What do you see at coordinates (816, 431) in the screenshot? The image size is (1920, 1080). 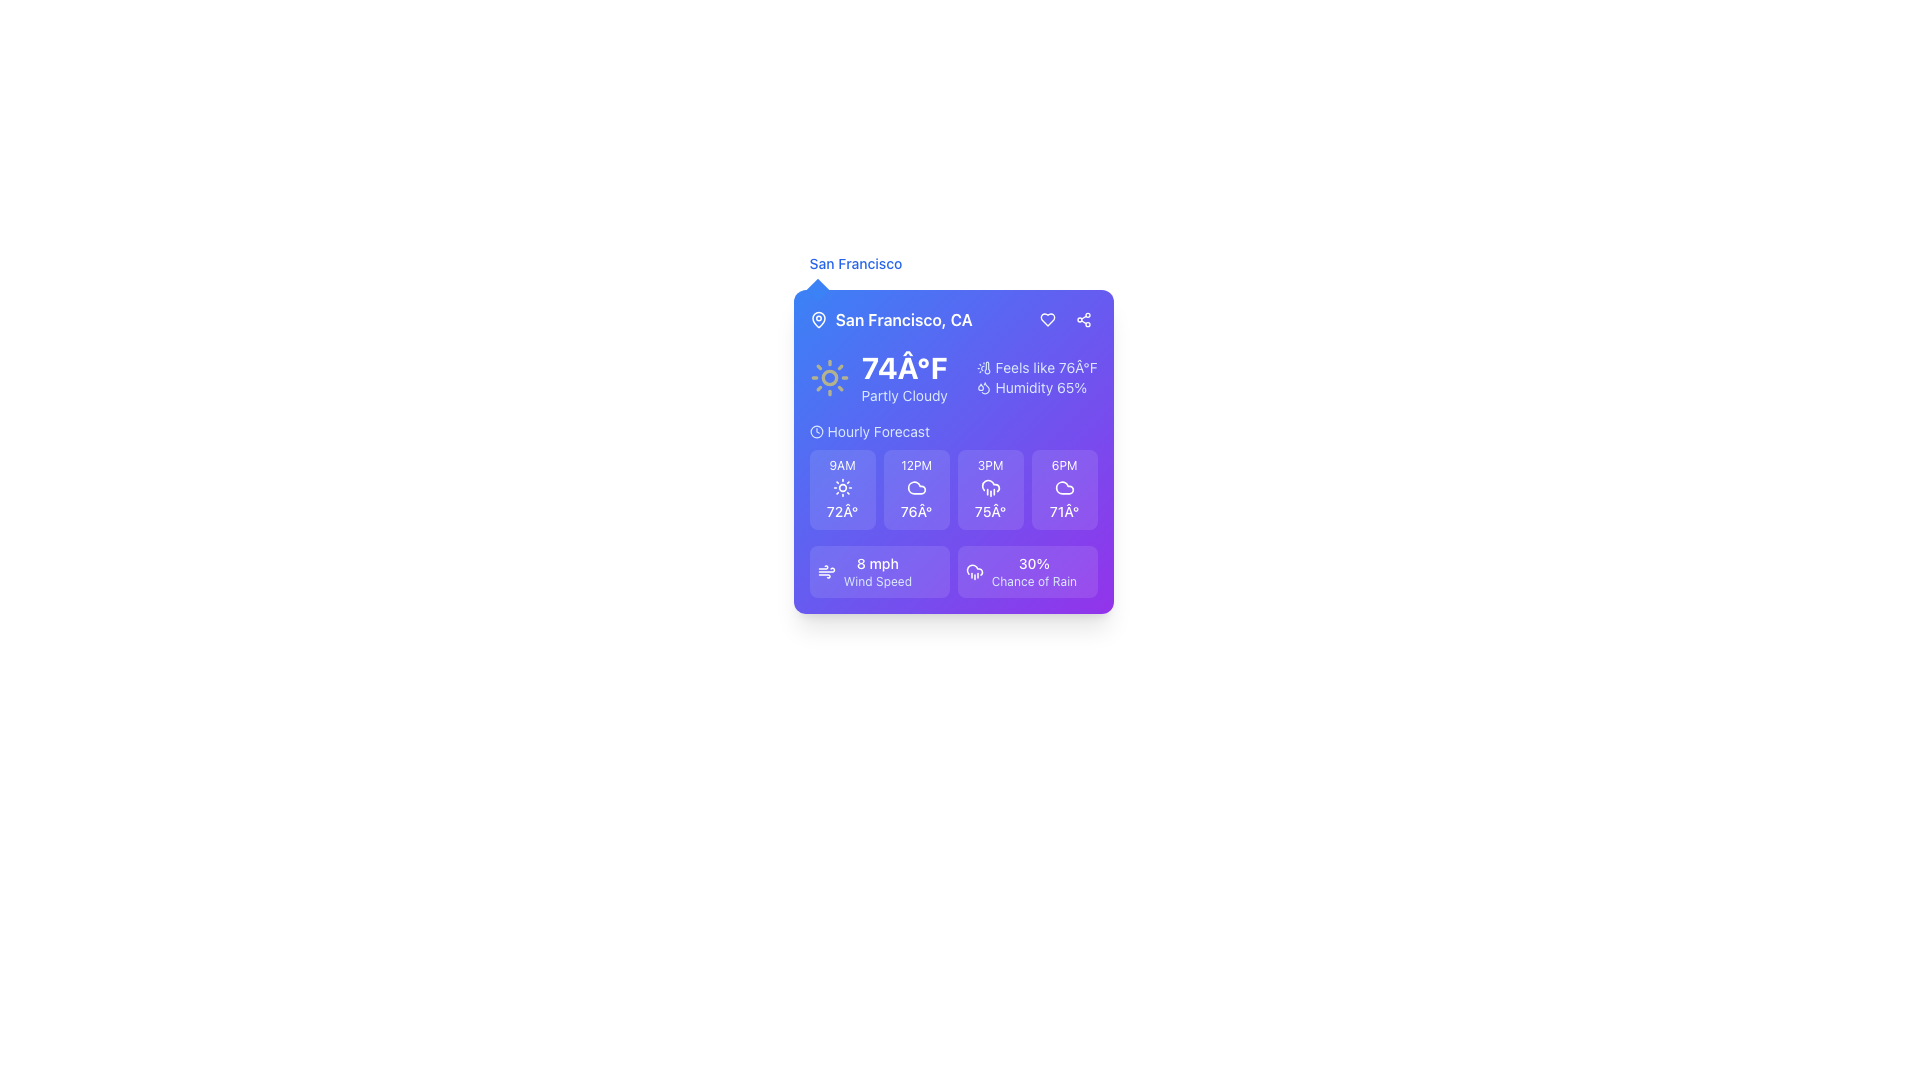 I see `the clock icon located to the left of the 'Hourly Forecast' text in the upper middle portion of the interface` at bounding box center [816, 431].